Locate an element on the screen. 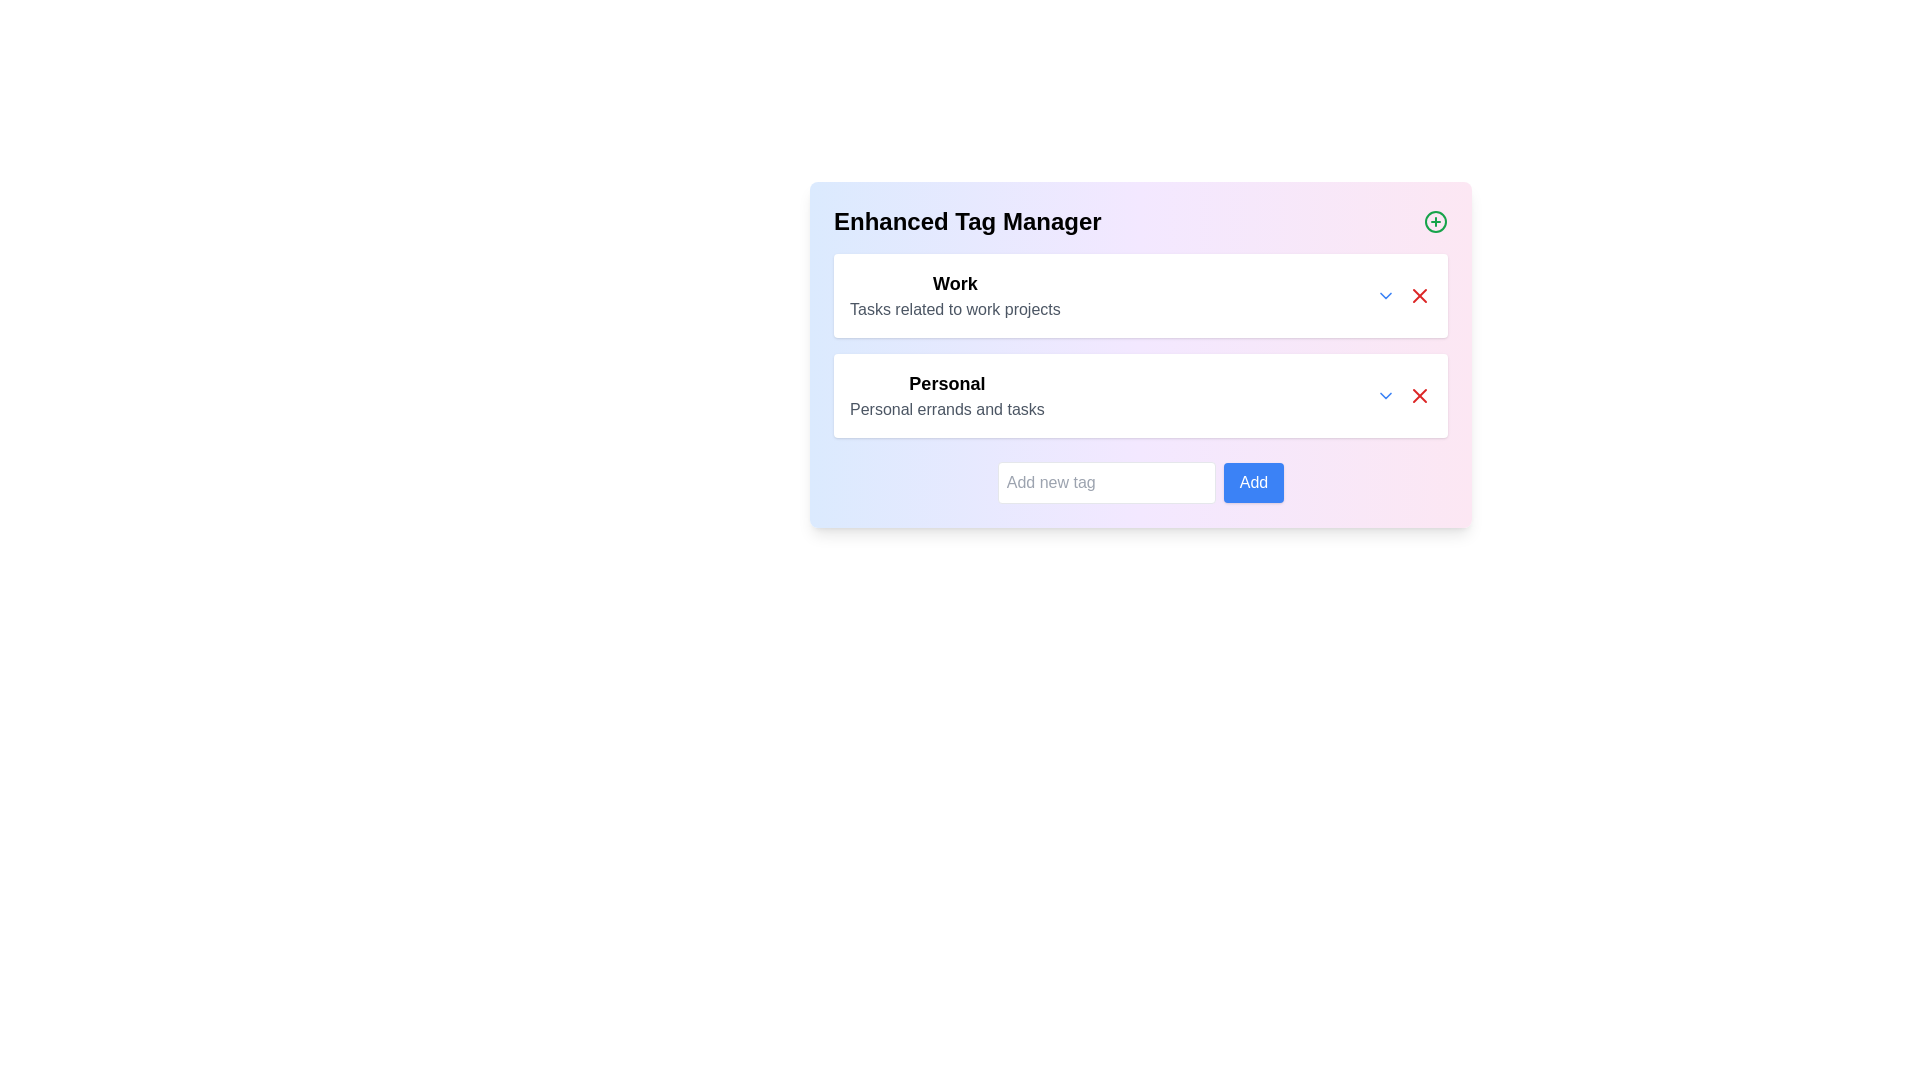 Image resolution: width=1920 pixels, height=1080 pixels. the icon located to the right of the 'Personal' text in the second row is located at coordinates (1385, 296).